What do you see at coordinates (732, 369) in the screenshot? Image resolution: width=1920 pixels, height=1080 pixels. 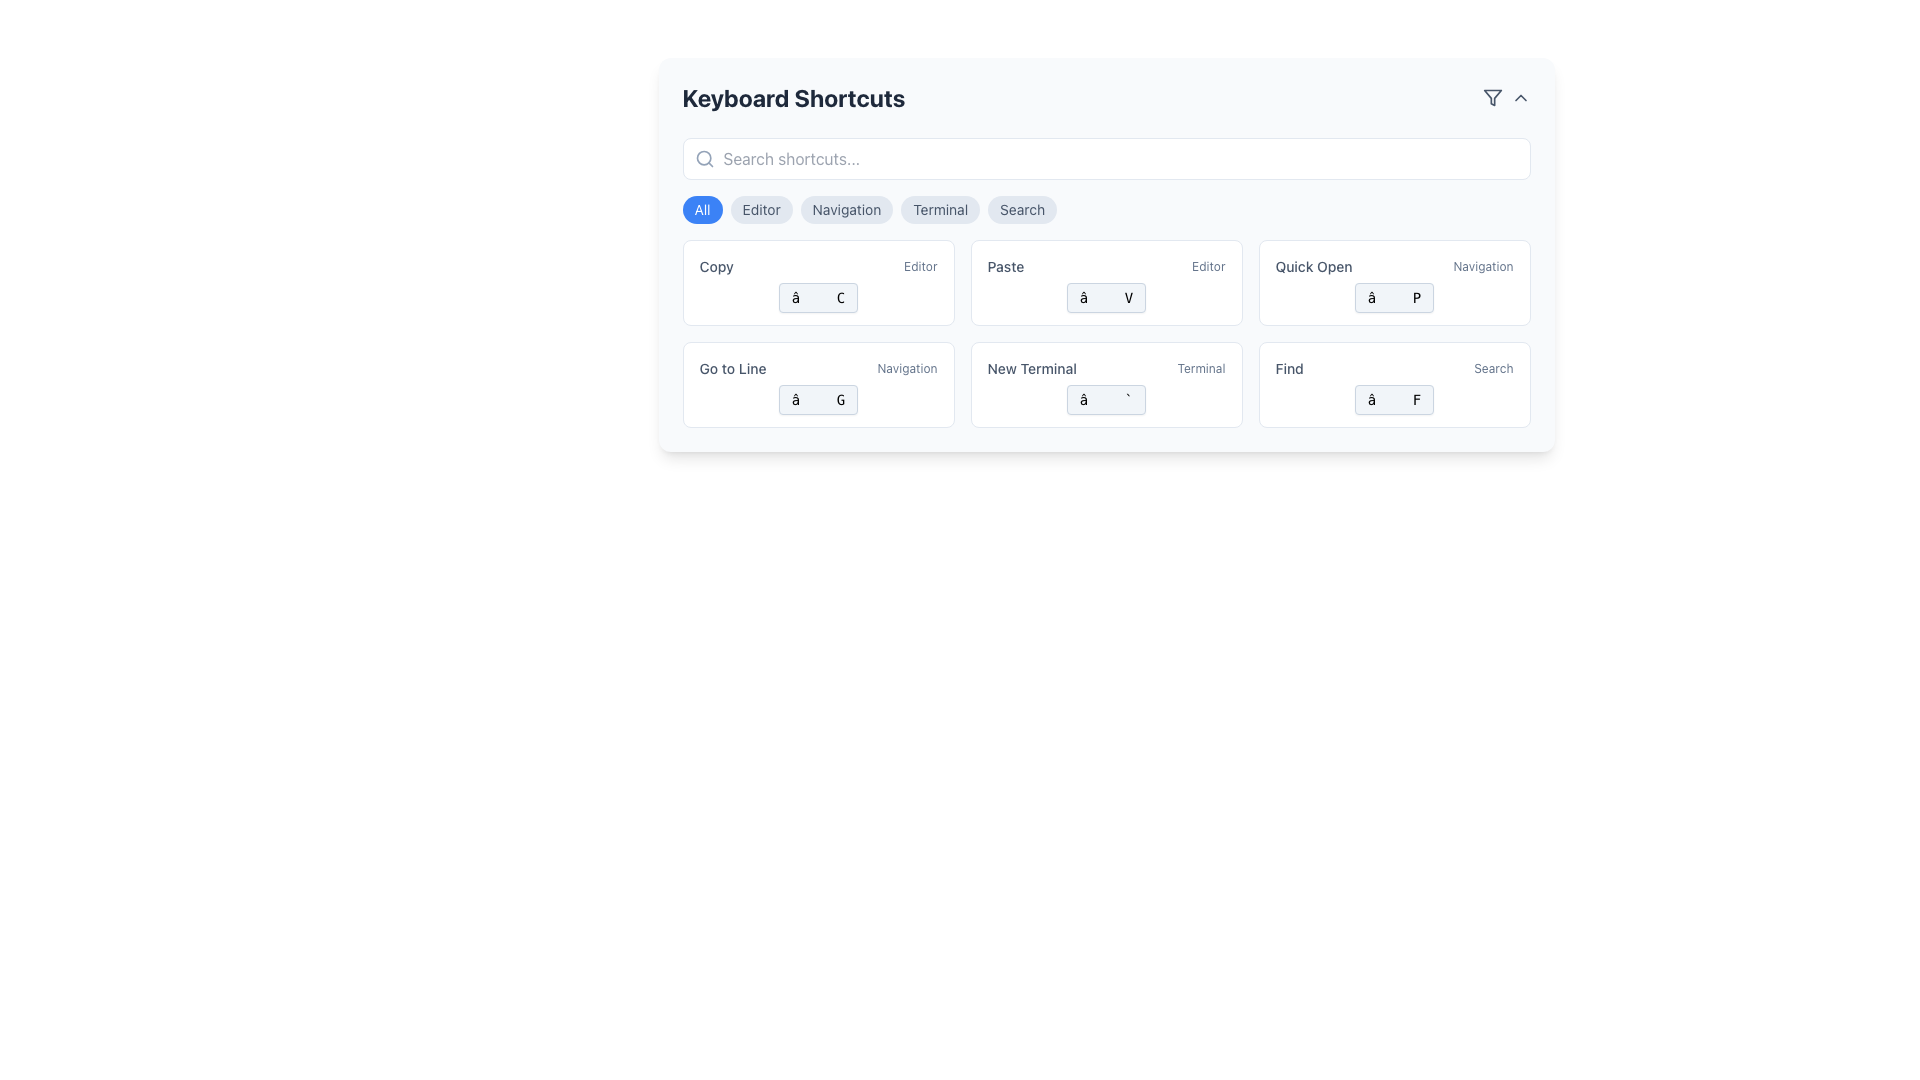 I see `the static text label that indicates the action associated with the keyboard shortcut in the second row of entries` at bounding box center [732, 369].